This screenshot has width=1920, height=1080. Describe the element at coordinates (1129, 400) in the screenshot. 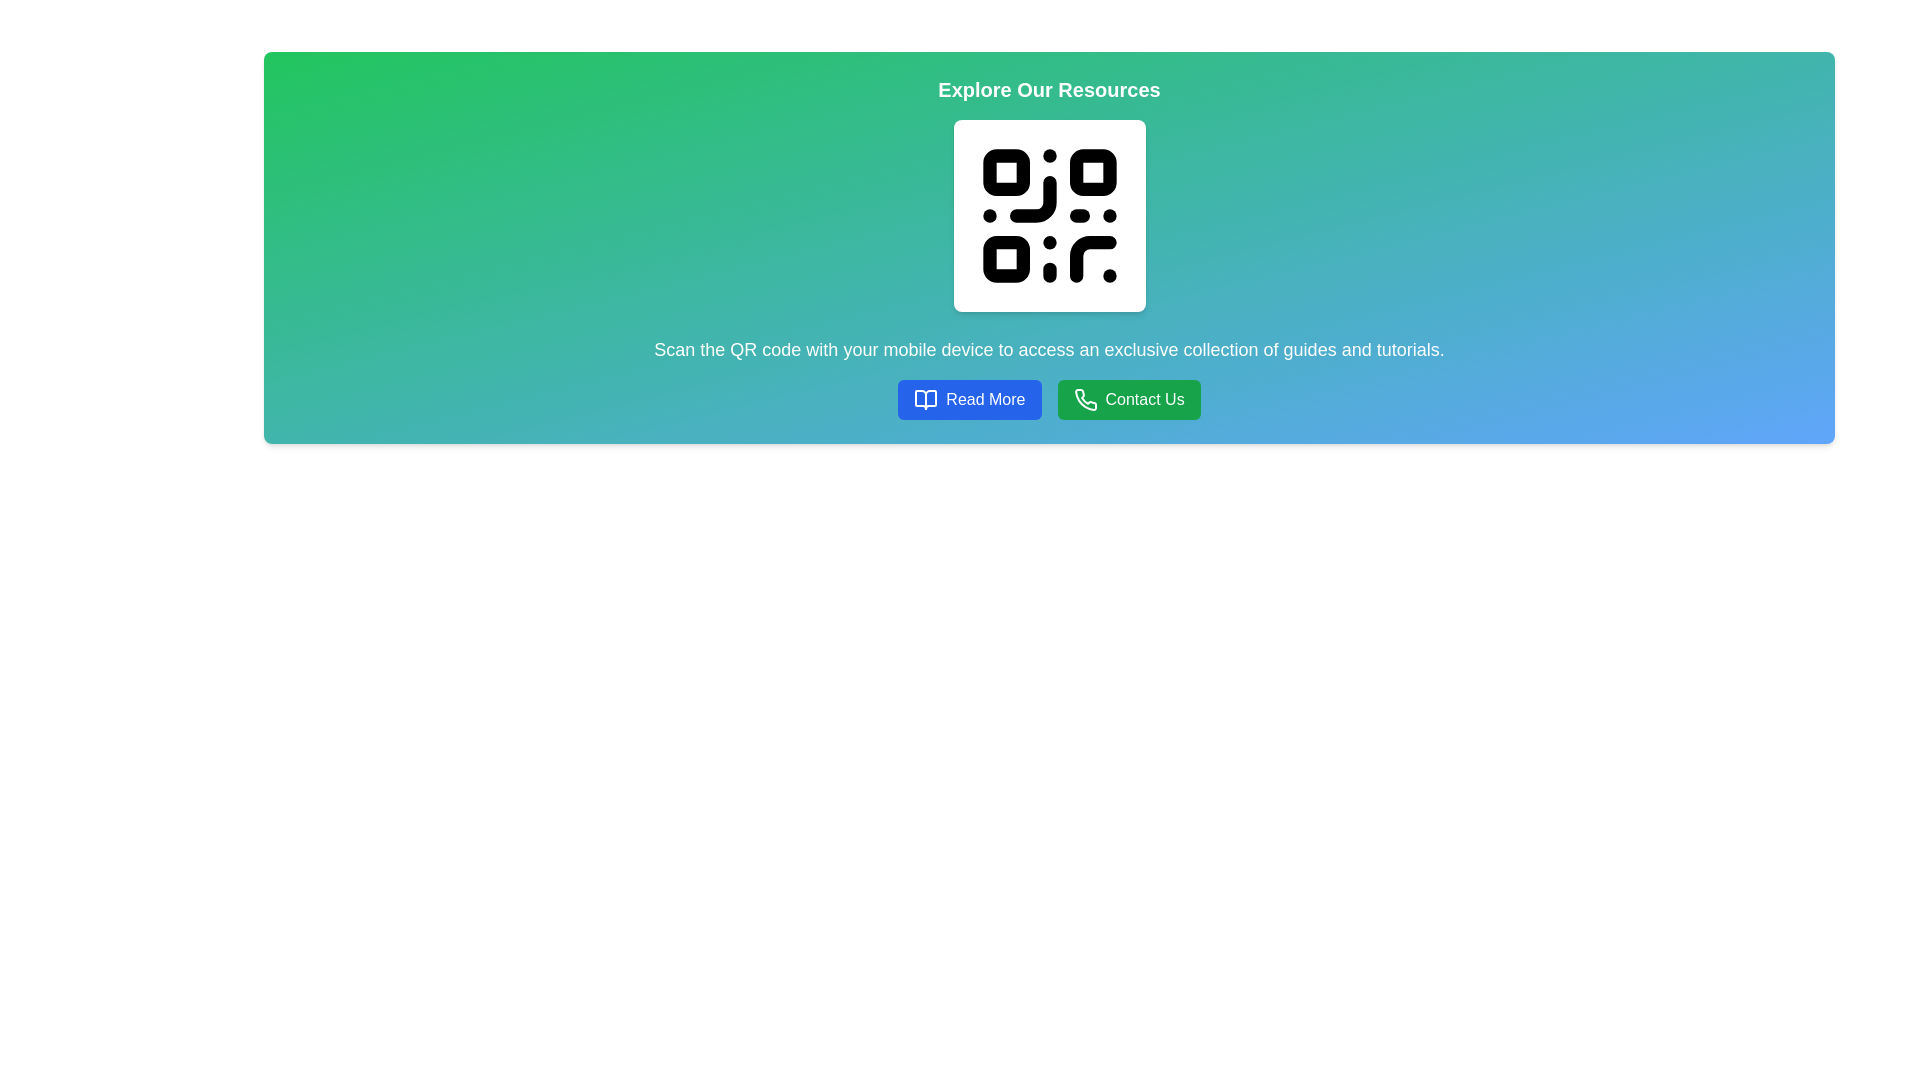

I see `the contact button located to the right of the 'Read More' button at the bottom of the section` at that location.